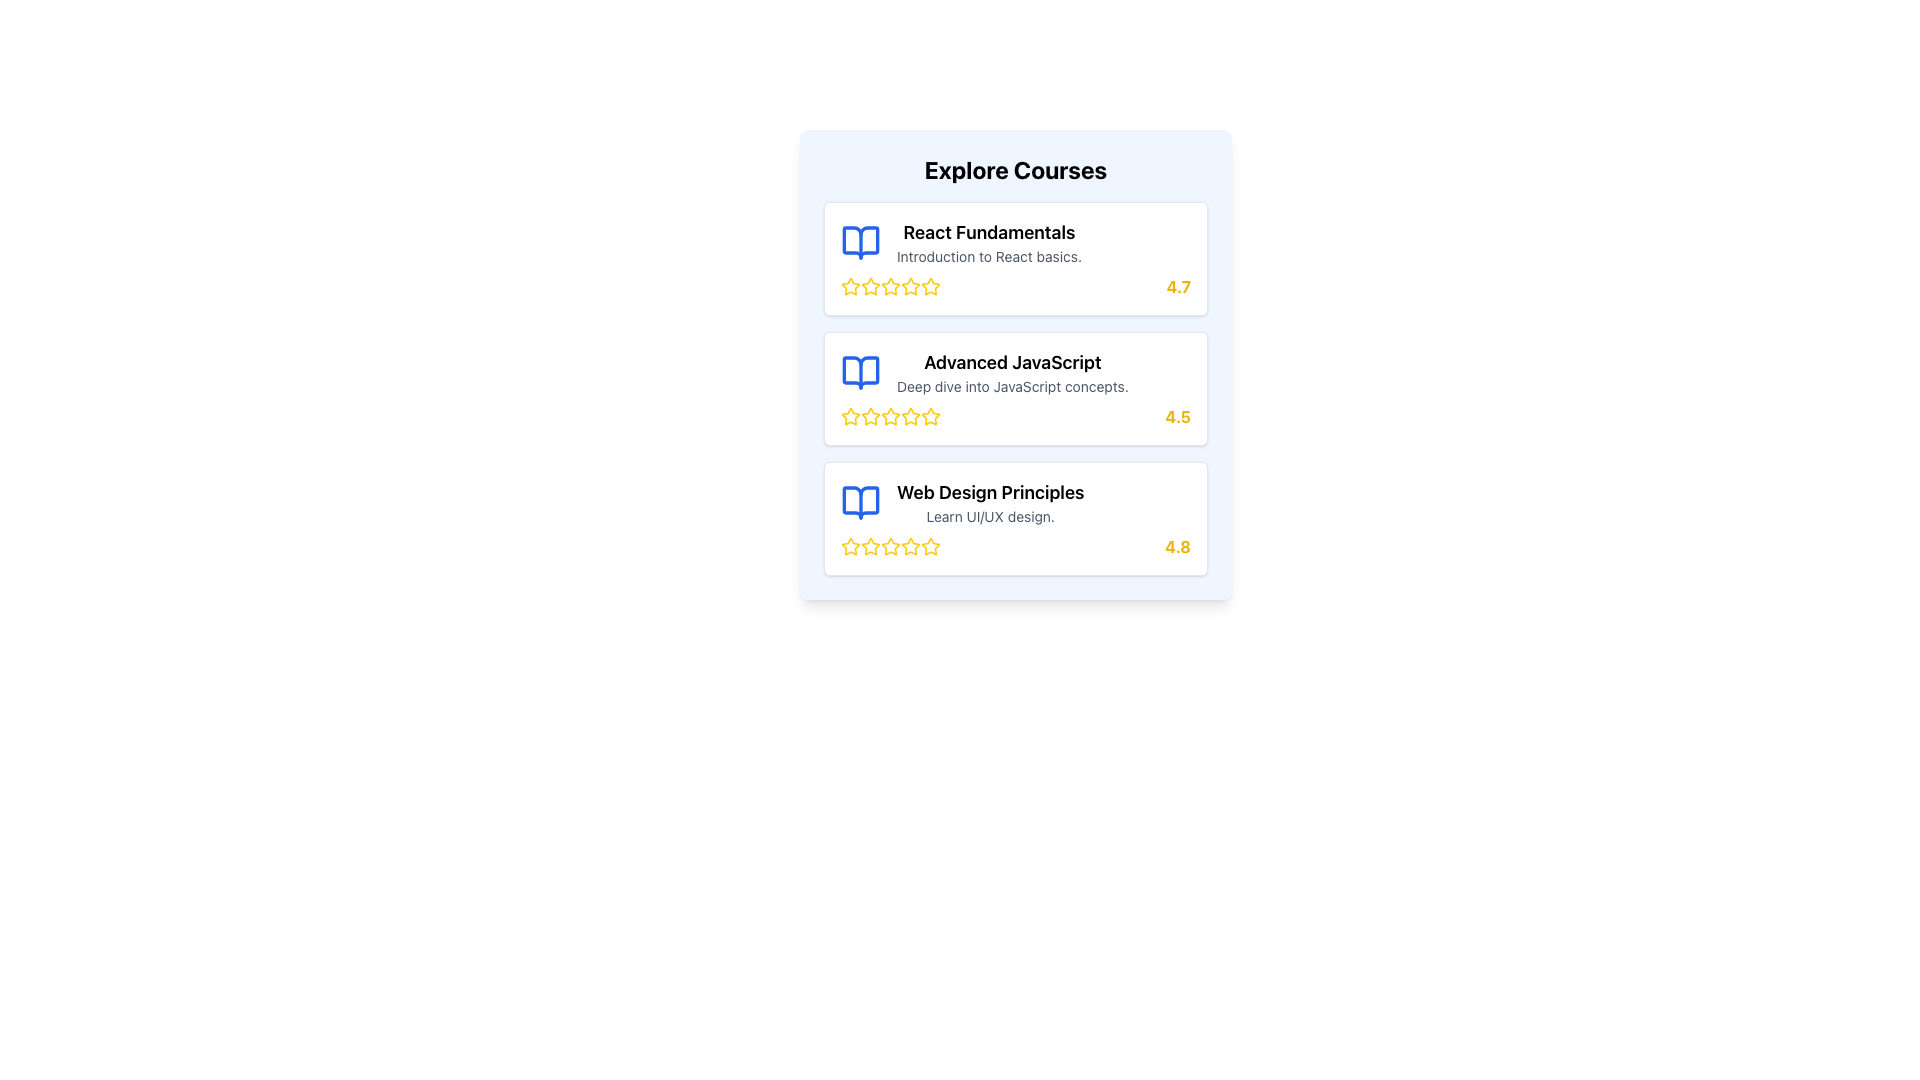 The height and width of the screenshot is (1080, 1920). What do you see at coordinates (860, 242) in the screenshot?
I see `the SVG Icon representing the 'React Fundamentals' course, which symbolizes an open book and is located at the top of the course list adjacent to the course title and description texts` at bounding box center [860, 242].